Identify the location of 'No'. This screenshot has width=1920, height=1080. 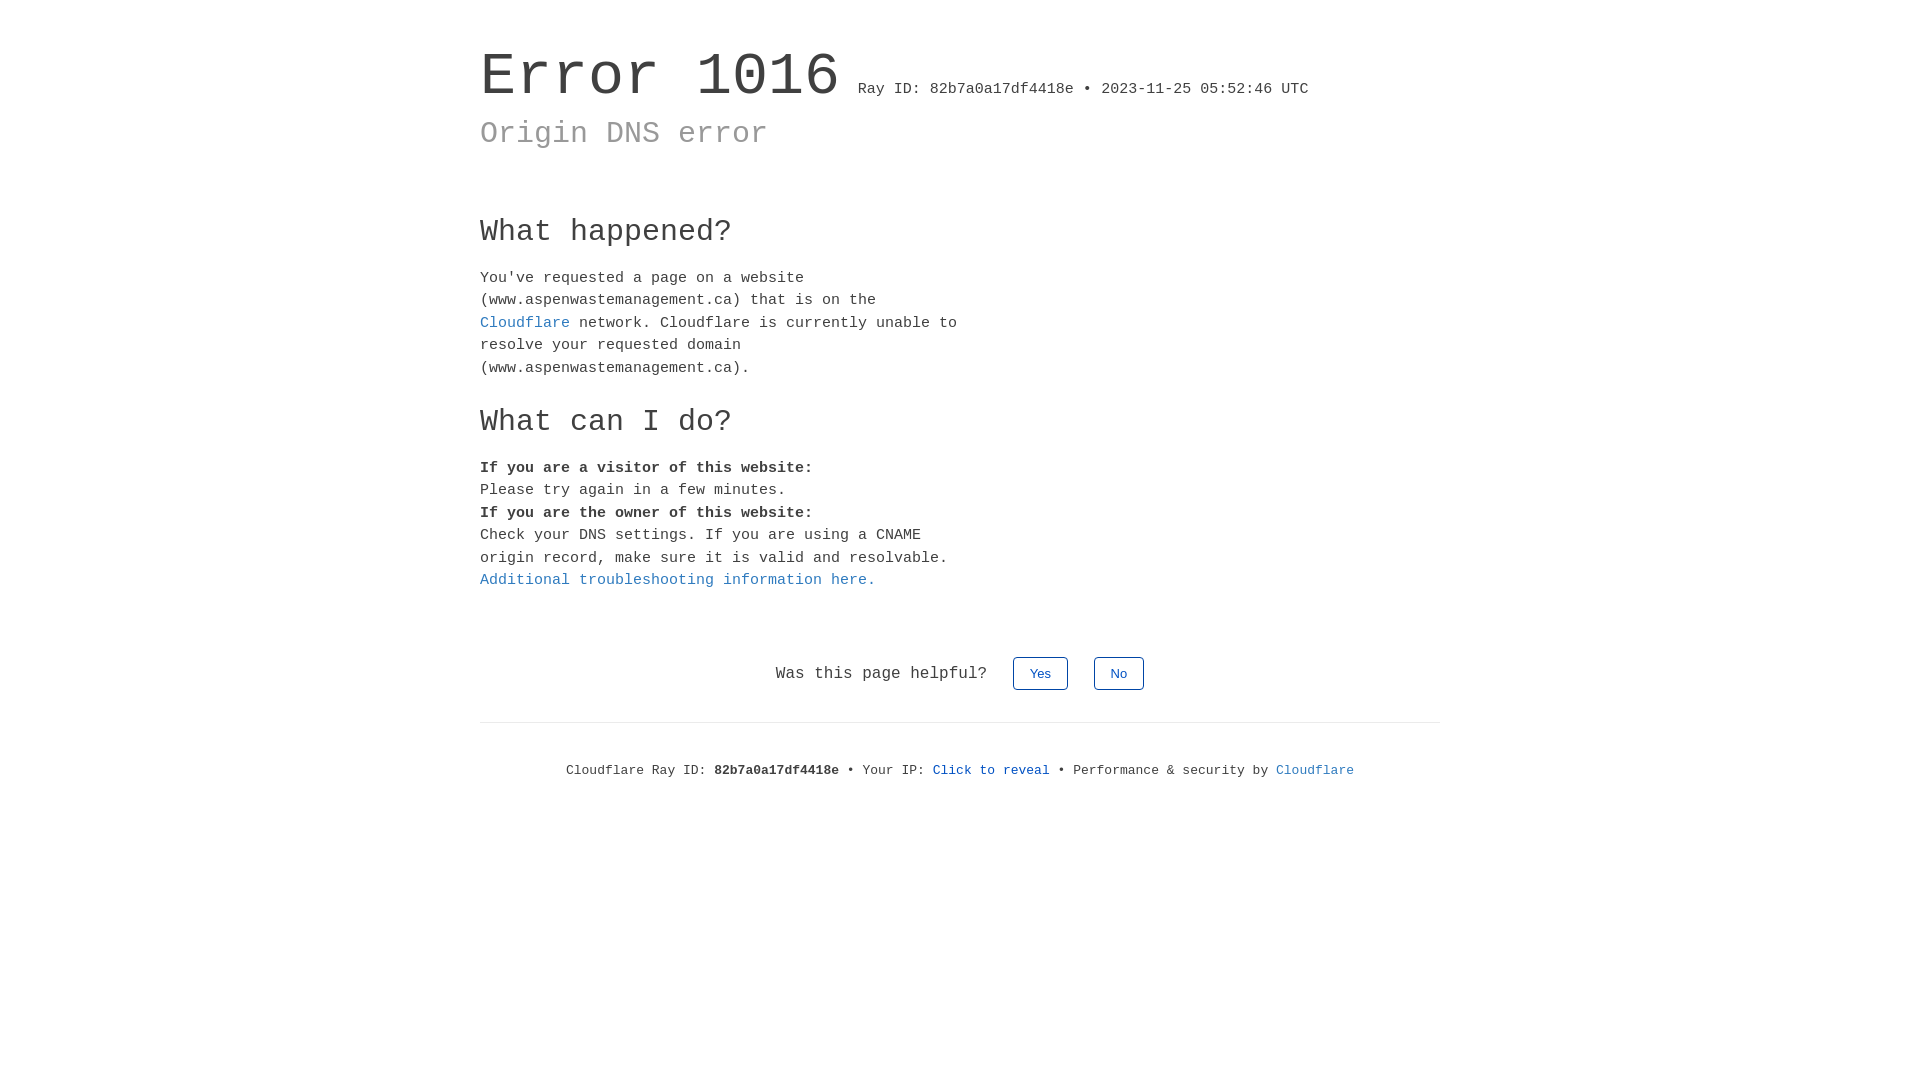
(1118, 672).